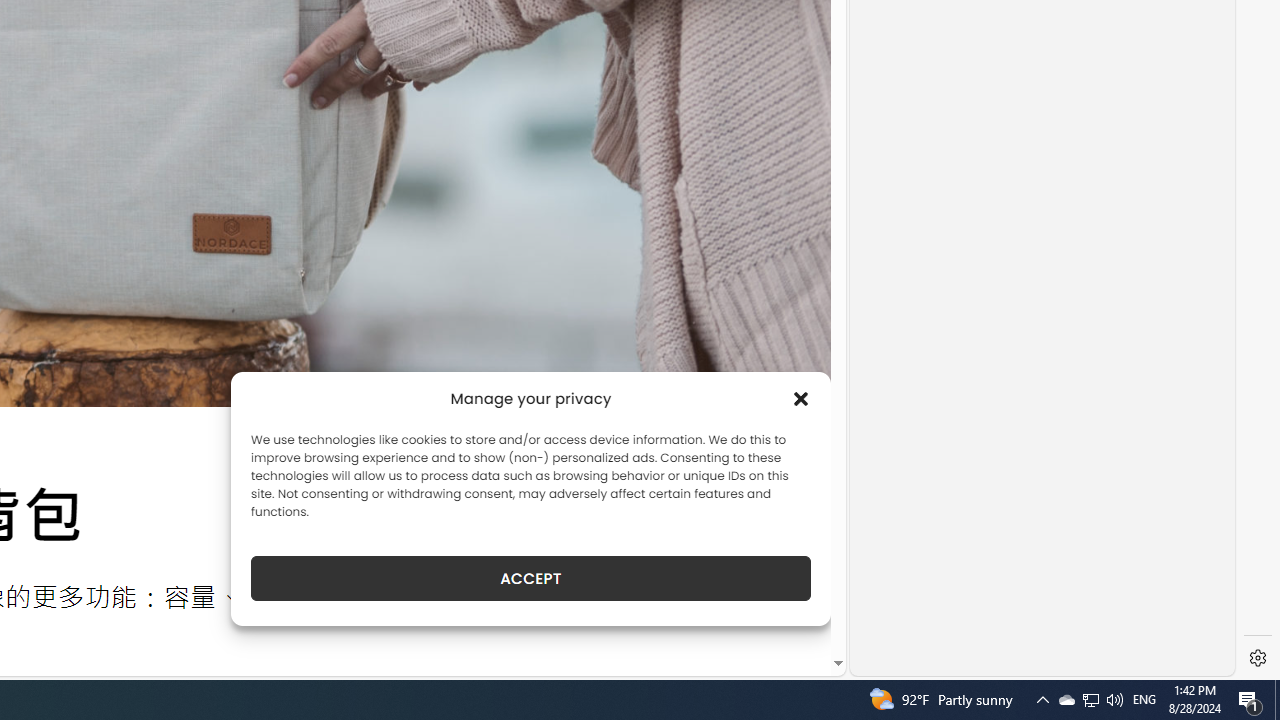 The width and height of the screenshot is (1280, 720). I want to click on 'ACCEPT', so click(531, 578).